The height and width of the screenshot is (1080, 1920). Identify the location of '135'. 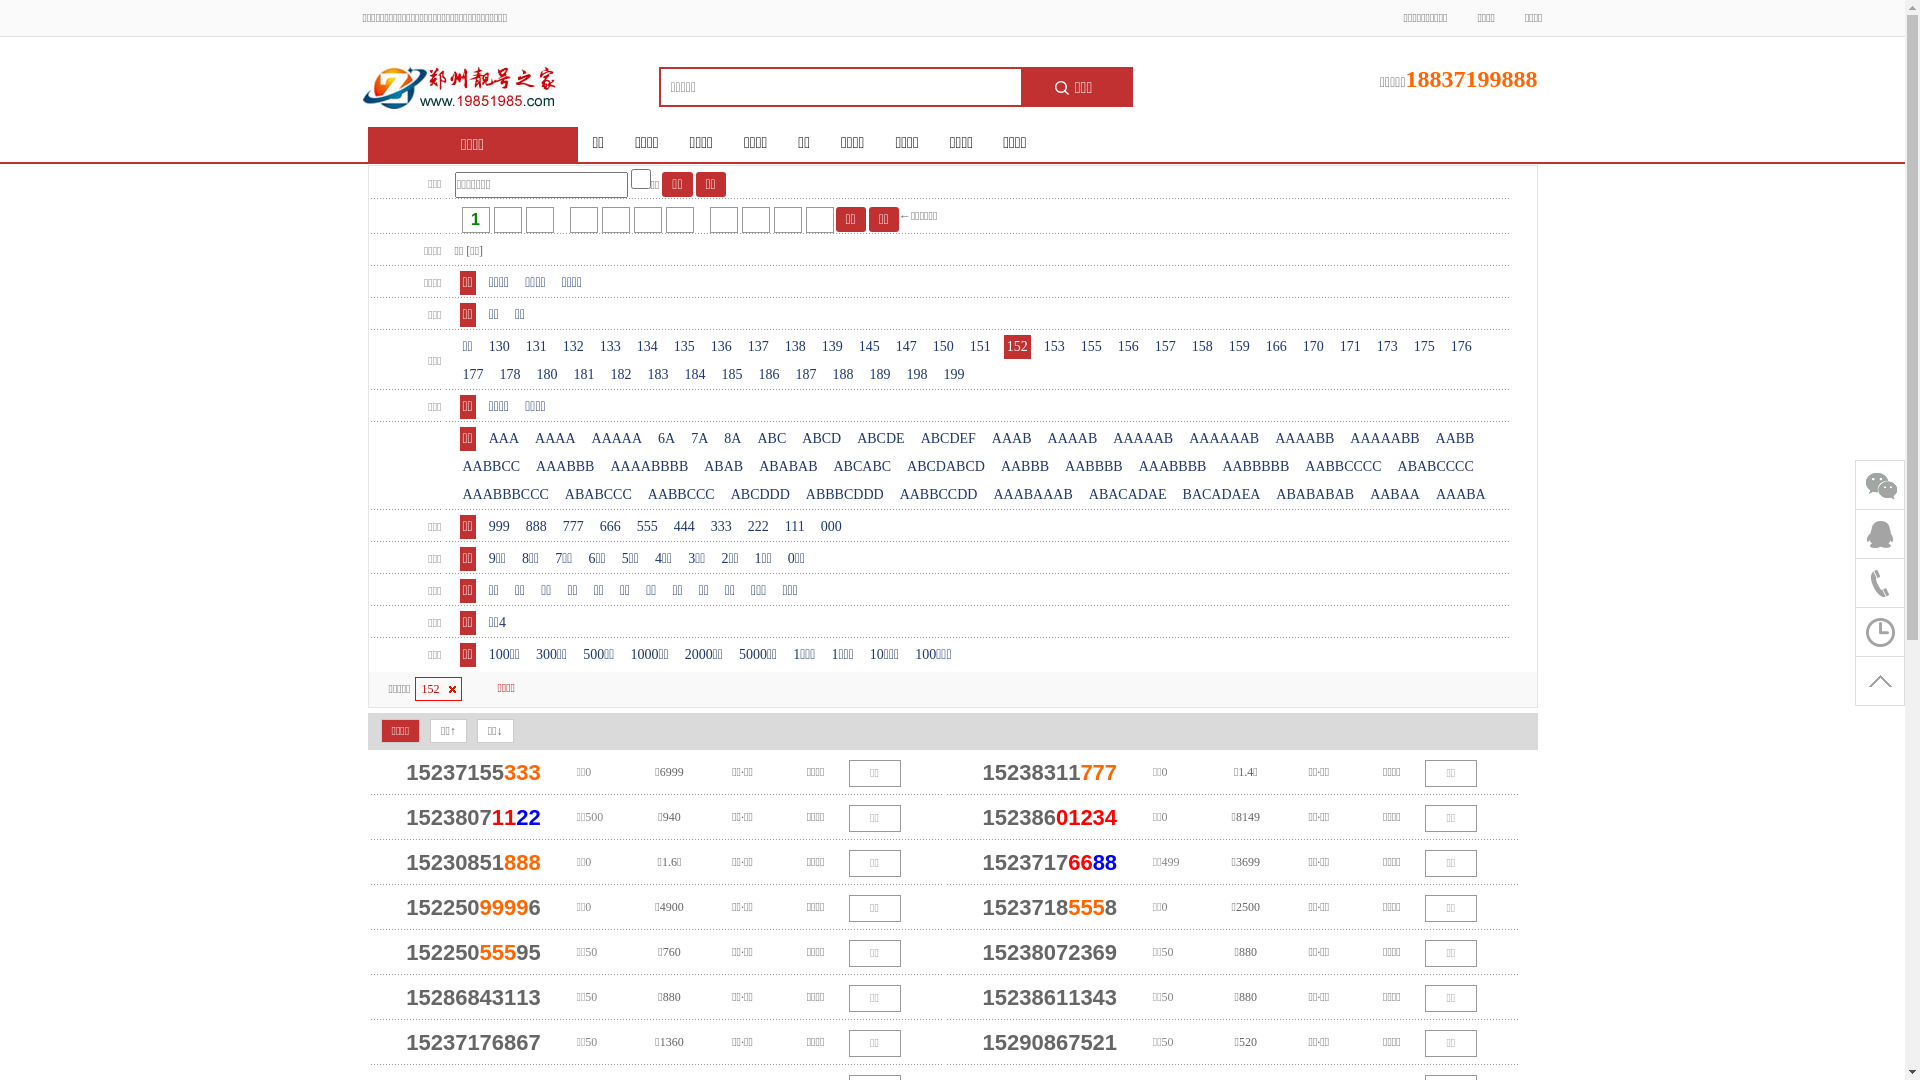
(671, 346).